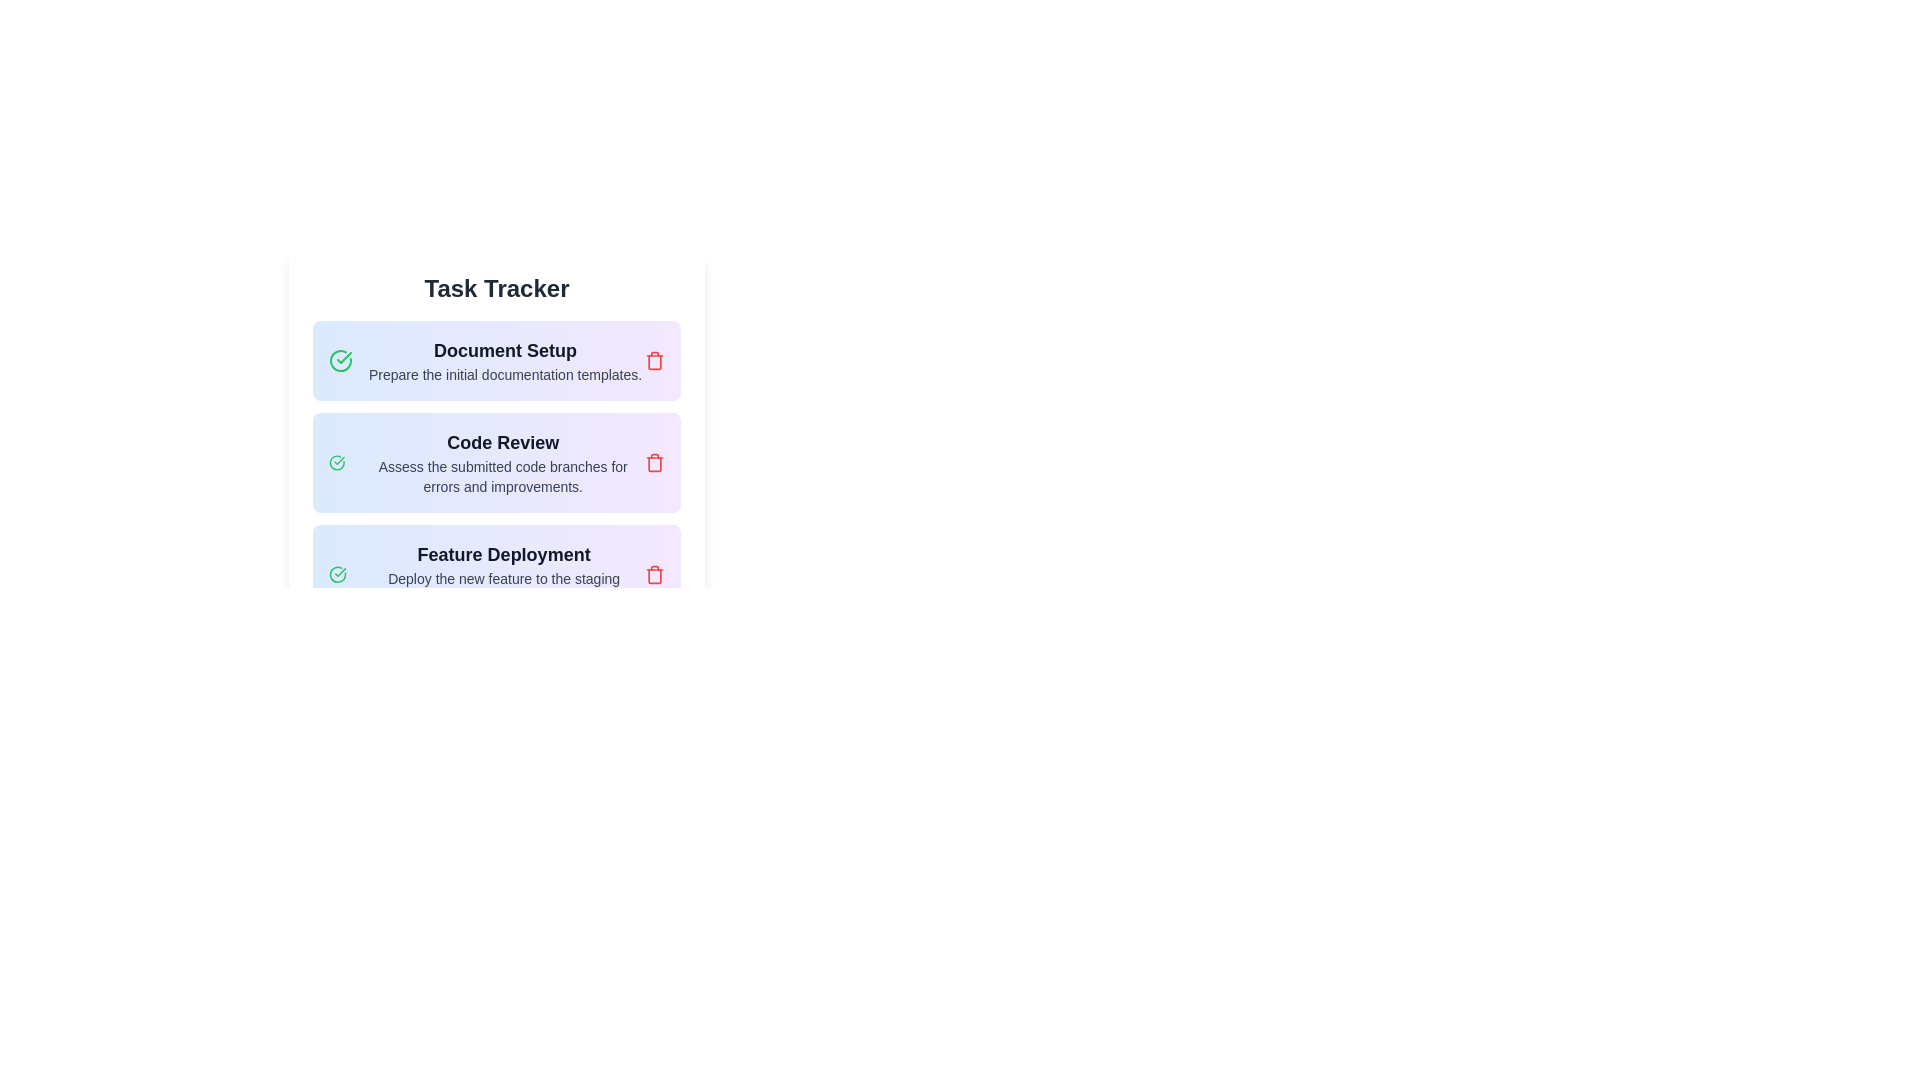 The width and height of the screenshot is (1920, 1080). What do you see at coordinates (505, 361) in the screenshot?
I see `the informational text block that serves as the header for the task in the task tracker, located under the 'Task Tracker' heading and above other items like 'Code Review' and 'Feature Deployment'` at bounding box center [505, 361].